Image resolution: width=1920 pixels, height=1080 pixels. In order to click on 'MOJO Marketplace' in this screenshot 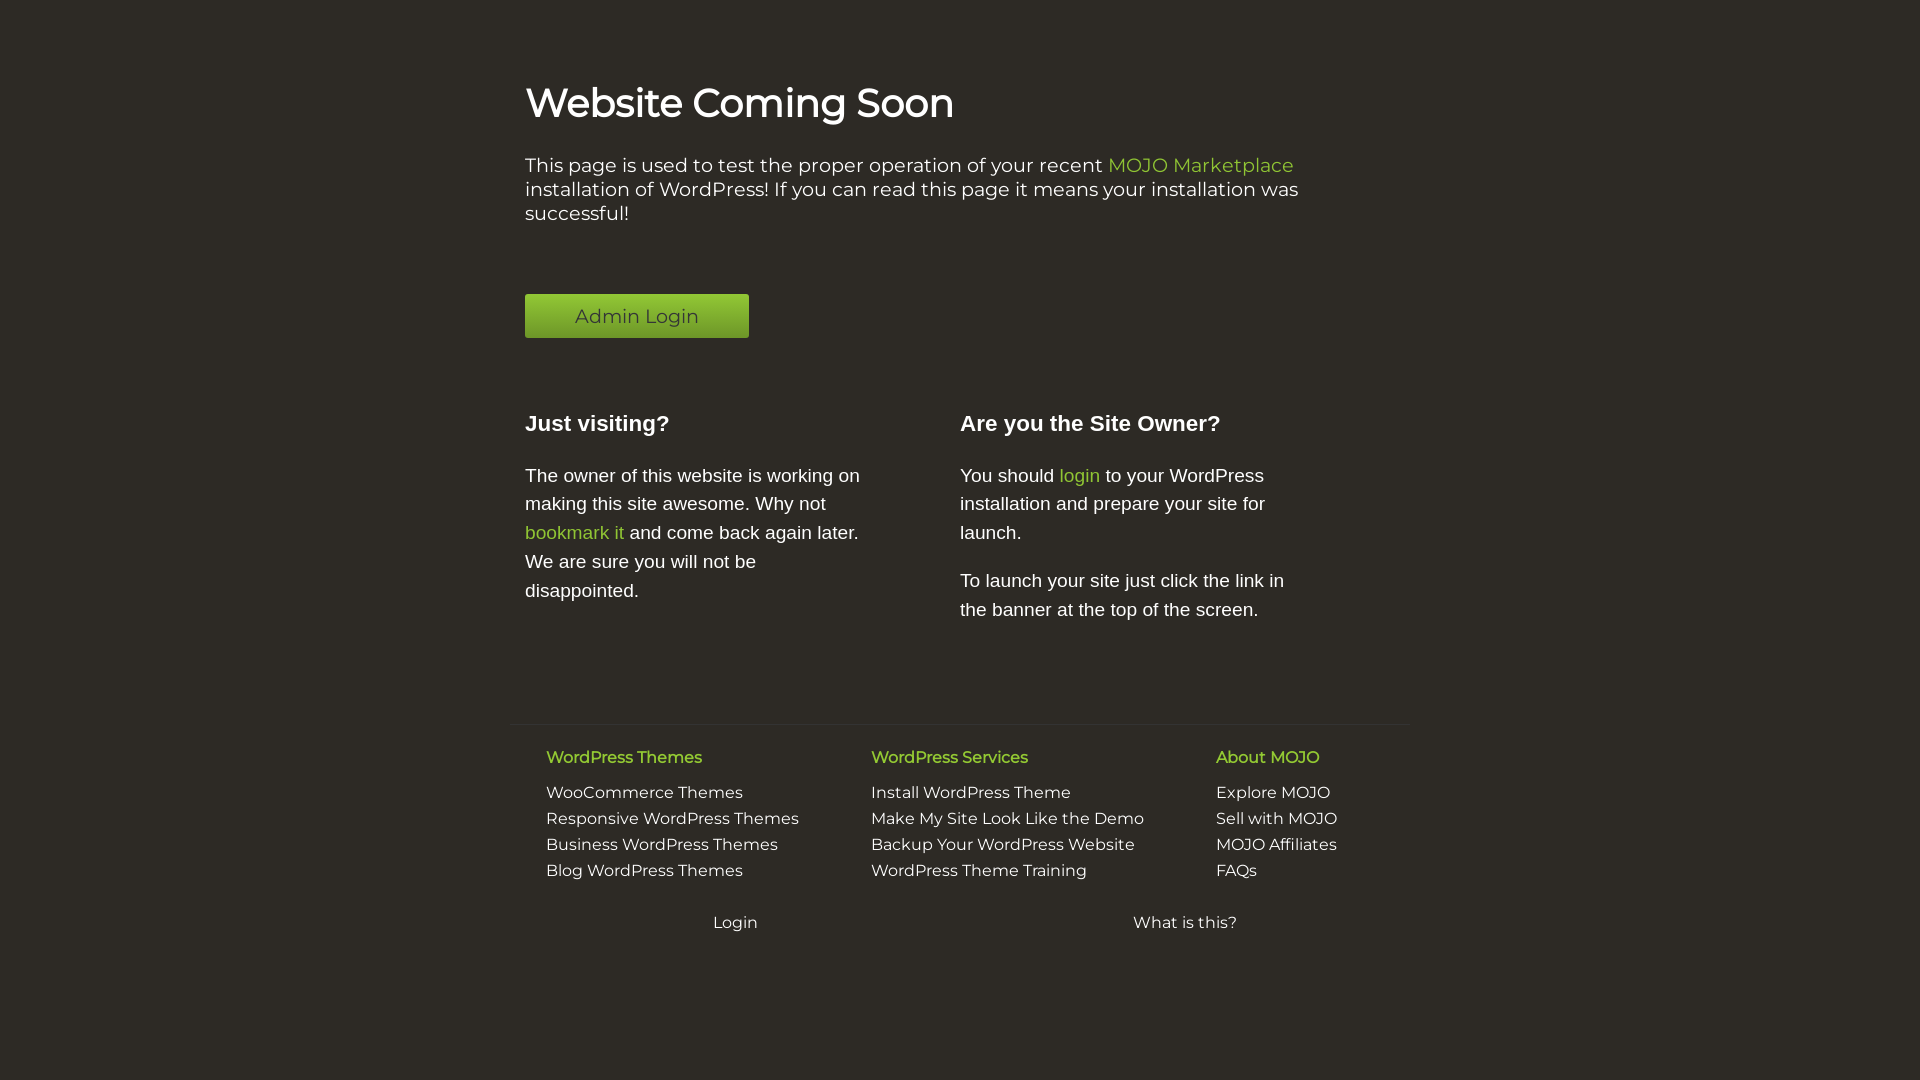, I will do `click(1200, 164)`.